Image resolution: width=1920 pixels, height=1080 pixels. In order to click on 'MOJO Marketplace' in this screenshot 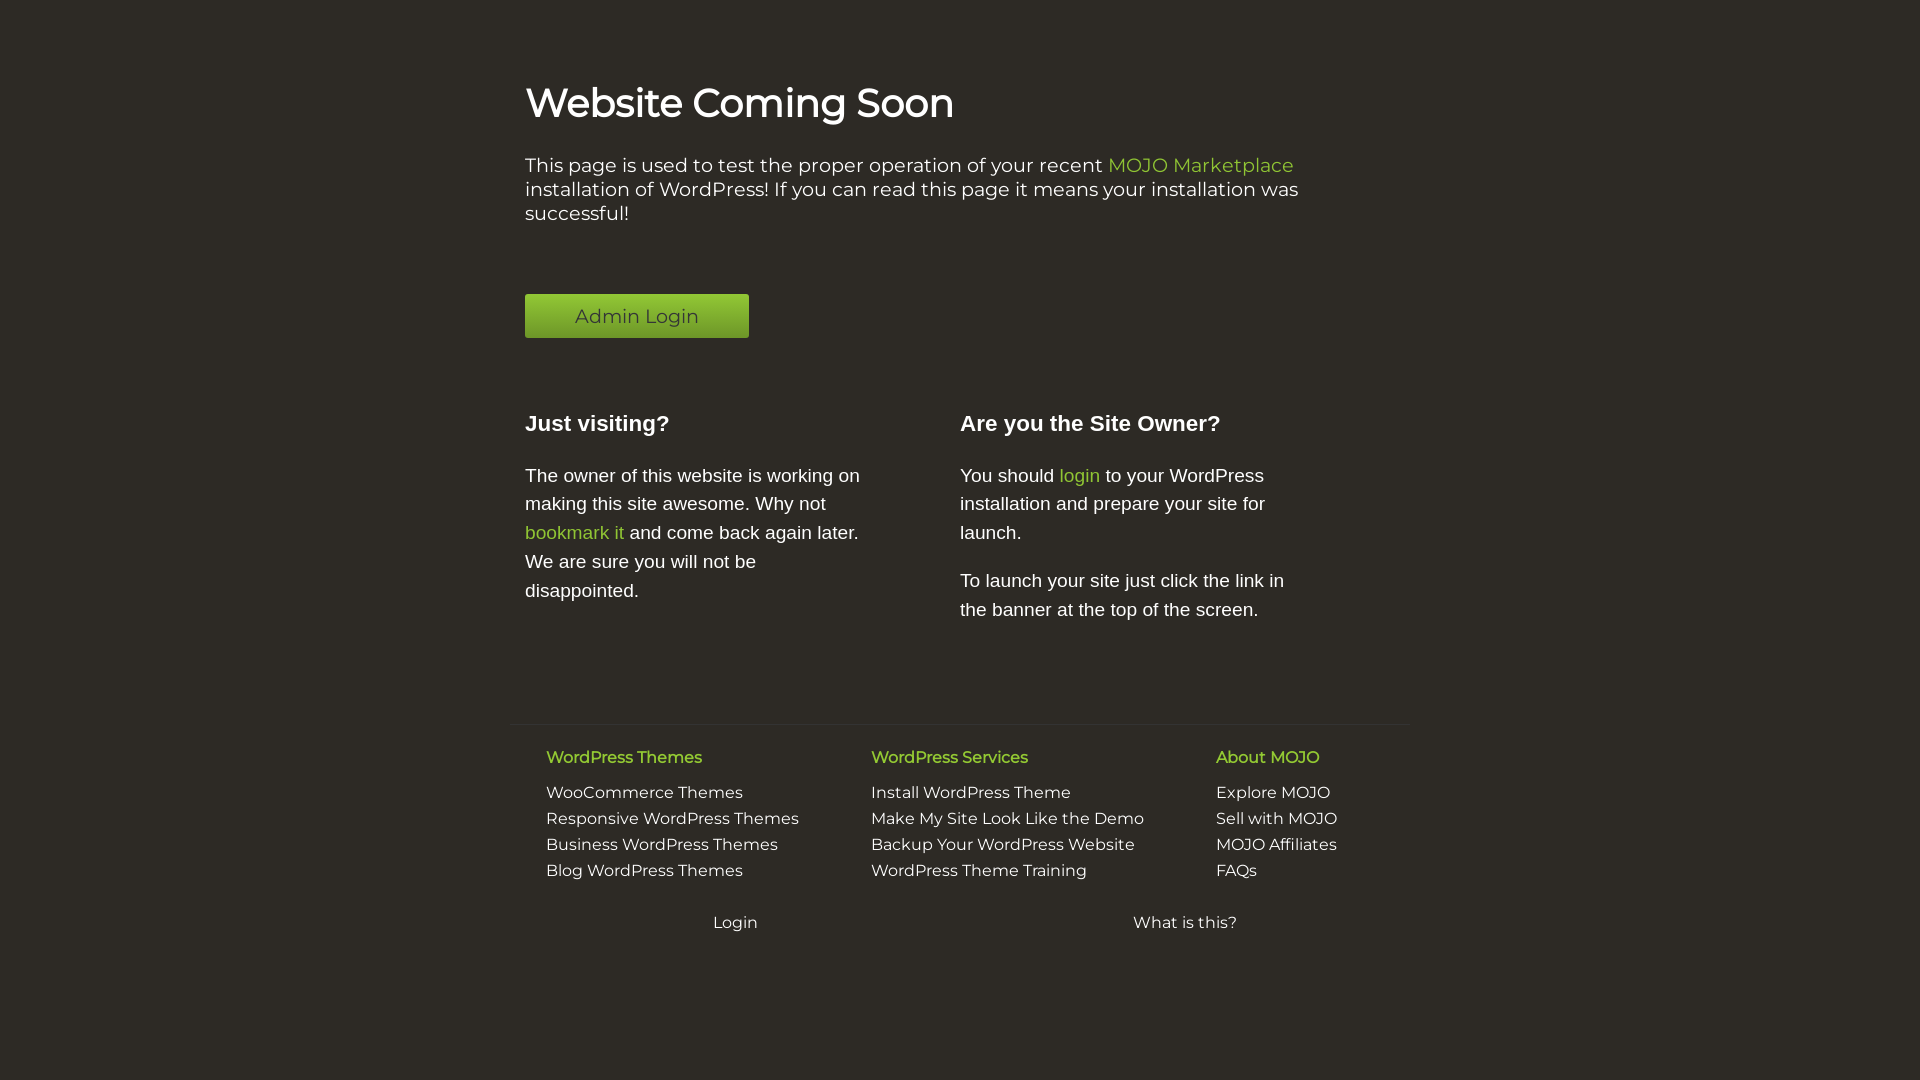, I will do `click(1200, 164)`.